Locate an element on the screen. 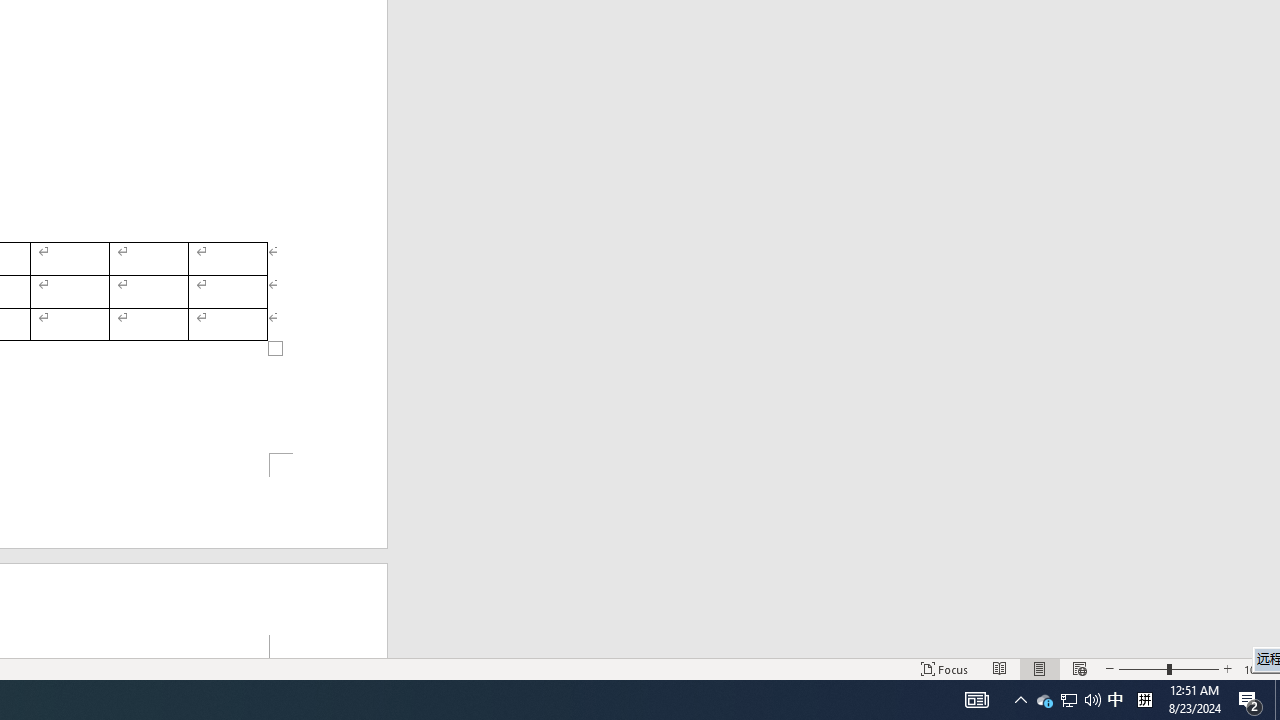 This screenshot has height=720, width=1280. 'Focus ' is located at coordinates (943, 669).